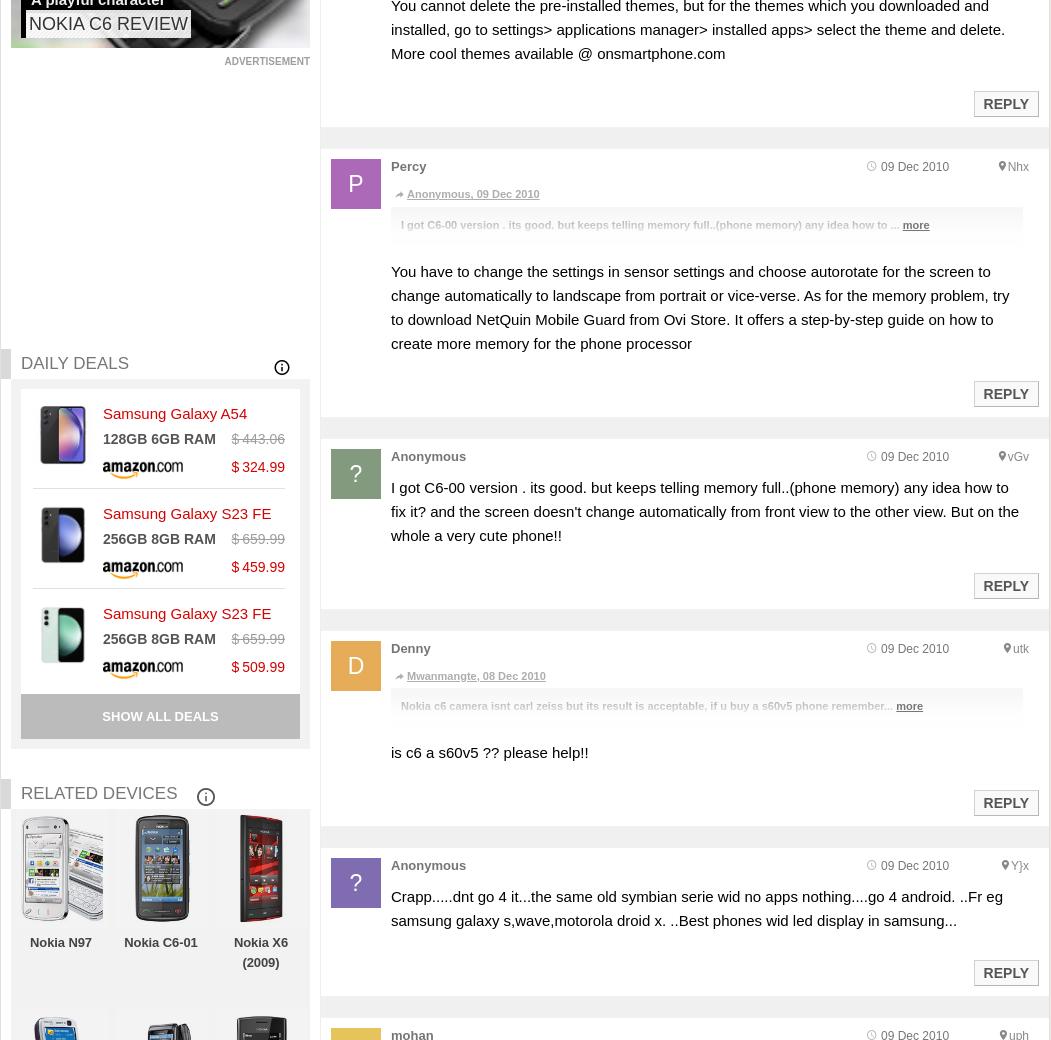 The image size is (1051, 1040). What do you see at coordinates (99, 791) in the screenshot?
I see `'Related devices'` at bounding box center [99, 791].